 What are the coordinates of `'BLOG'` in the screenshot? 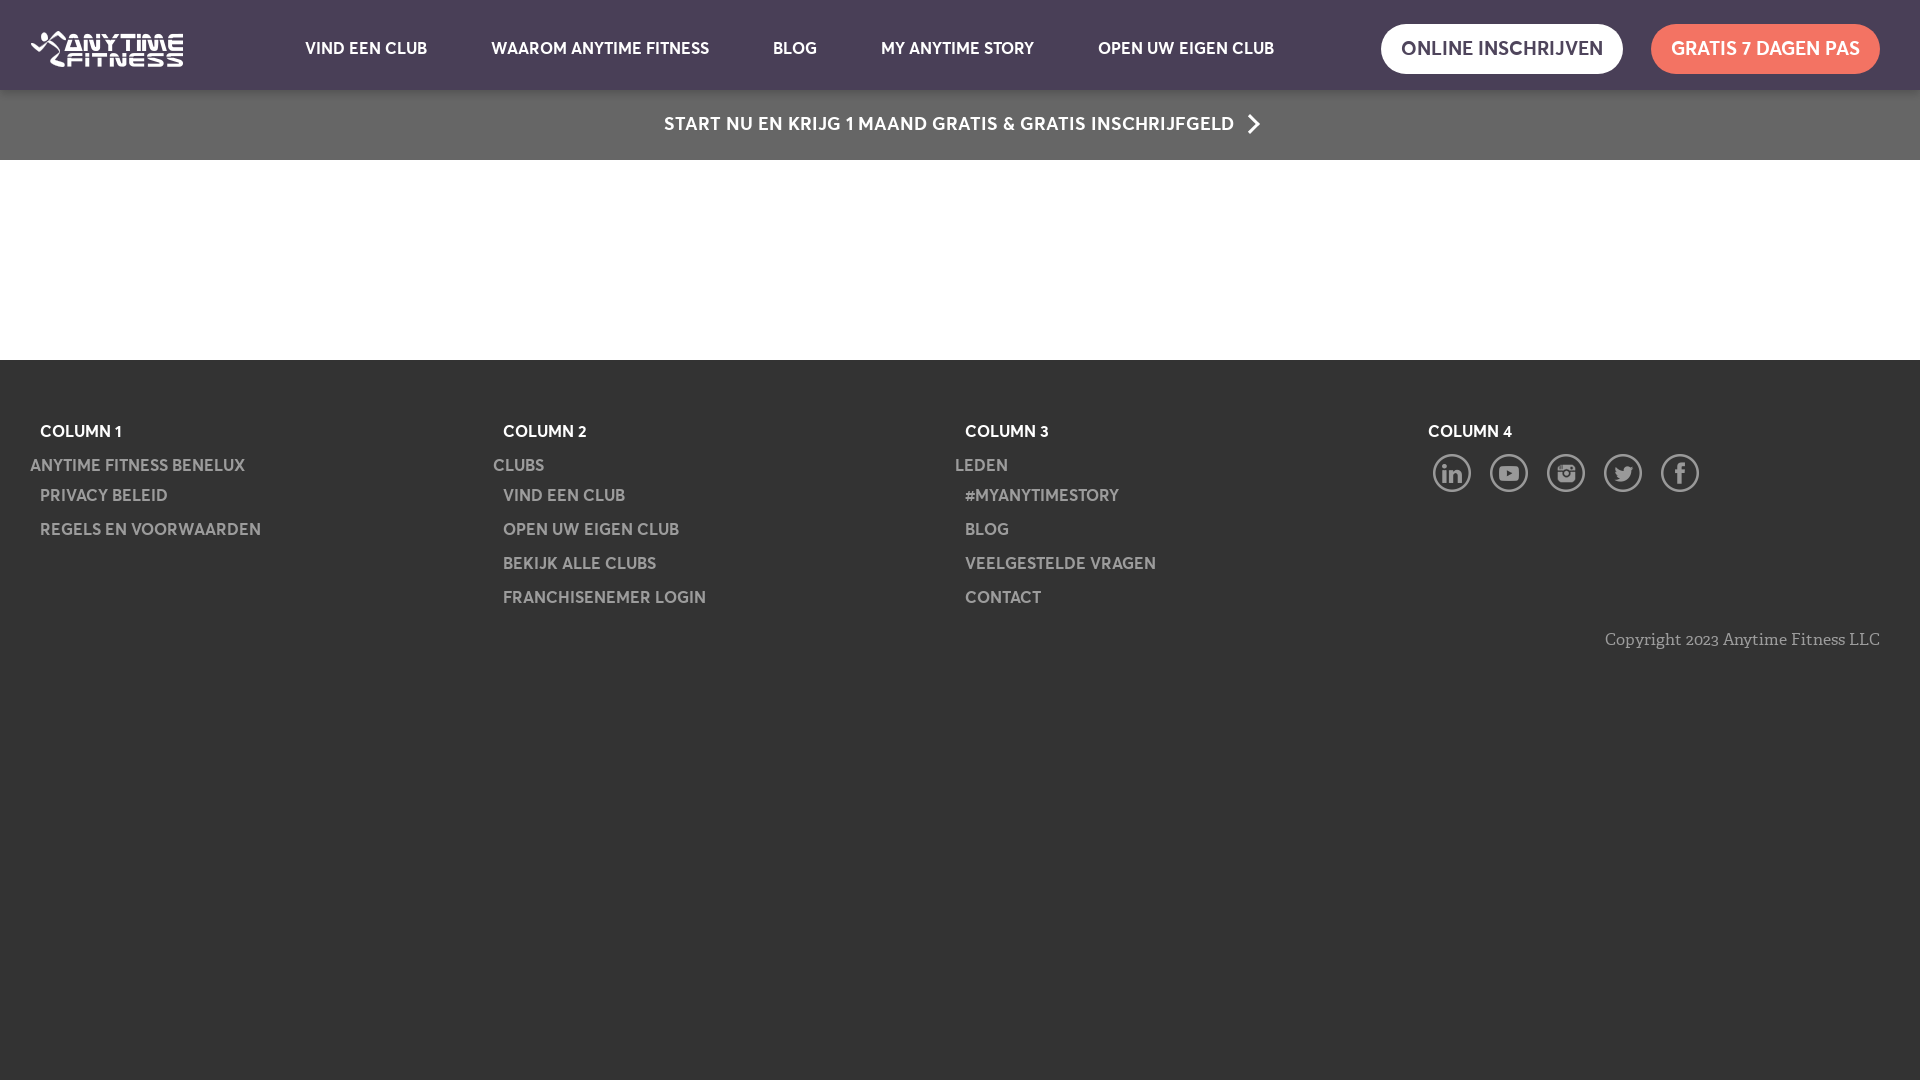 It's located at (742, 48).